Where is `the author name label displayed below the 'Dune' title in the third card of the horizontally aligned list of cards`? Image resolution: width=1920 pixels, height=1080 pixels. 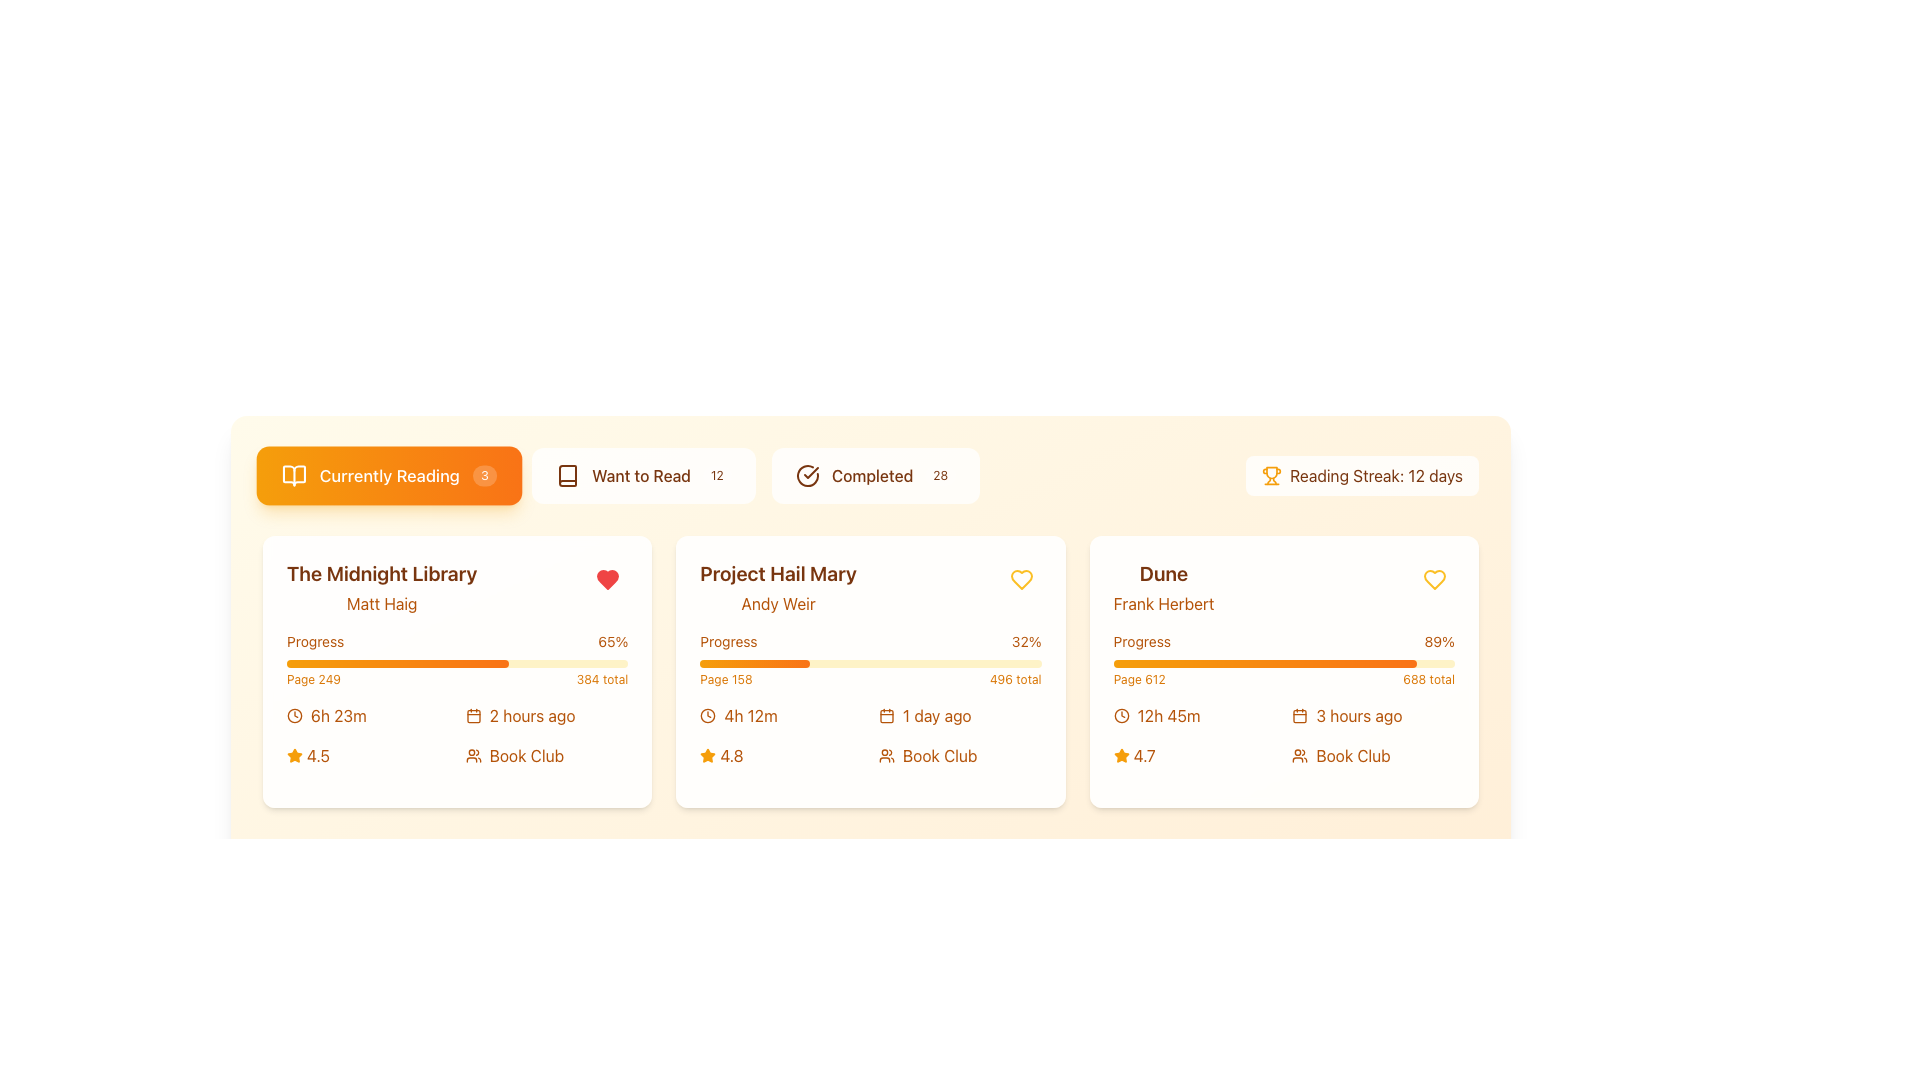
the author name label displayed below the 'Dune' title in the third card of the horizontally aligned list of cards is located at coordinates (1163, 603).